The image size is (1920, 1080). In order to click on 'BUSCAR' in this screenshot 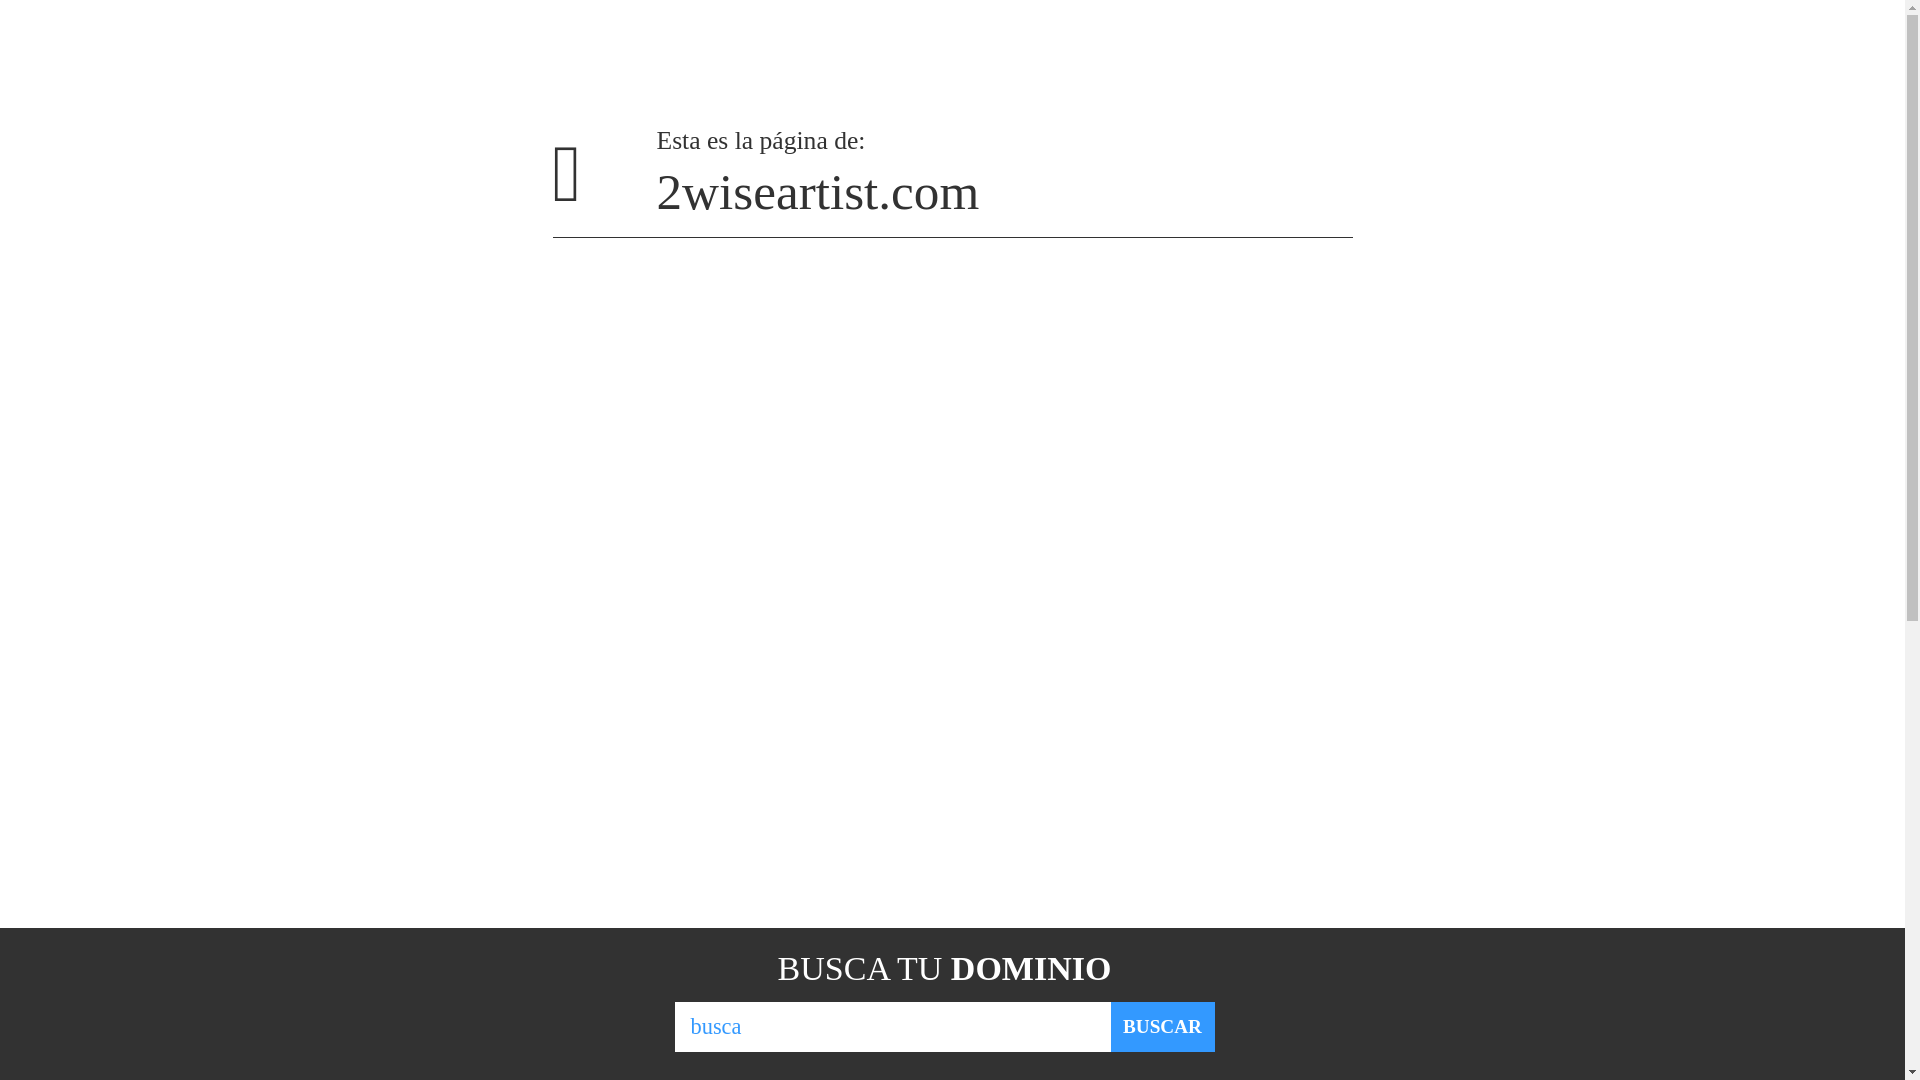, I will do `click(1161, 1026)`.